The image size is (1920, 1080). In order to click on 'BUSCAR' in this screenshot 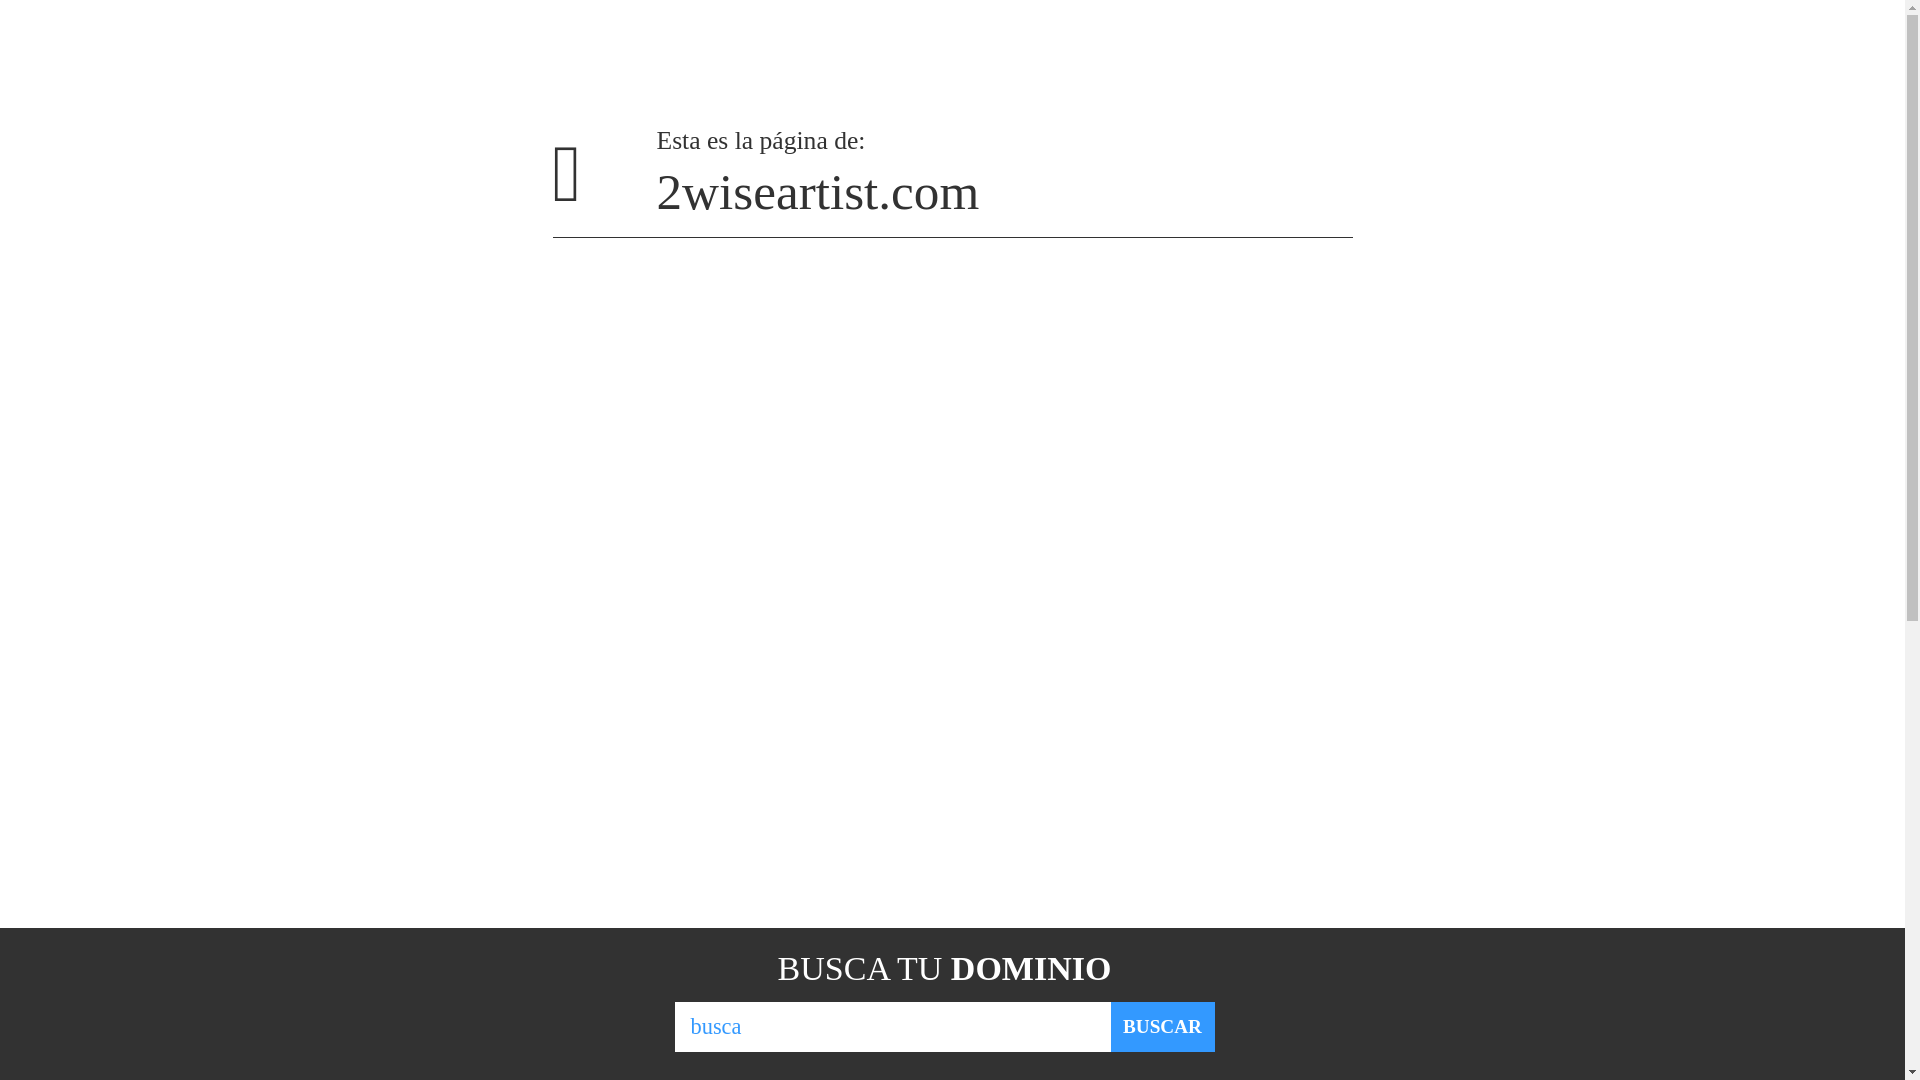, I will do `click(1161, 1026)`.